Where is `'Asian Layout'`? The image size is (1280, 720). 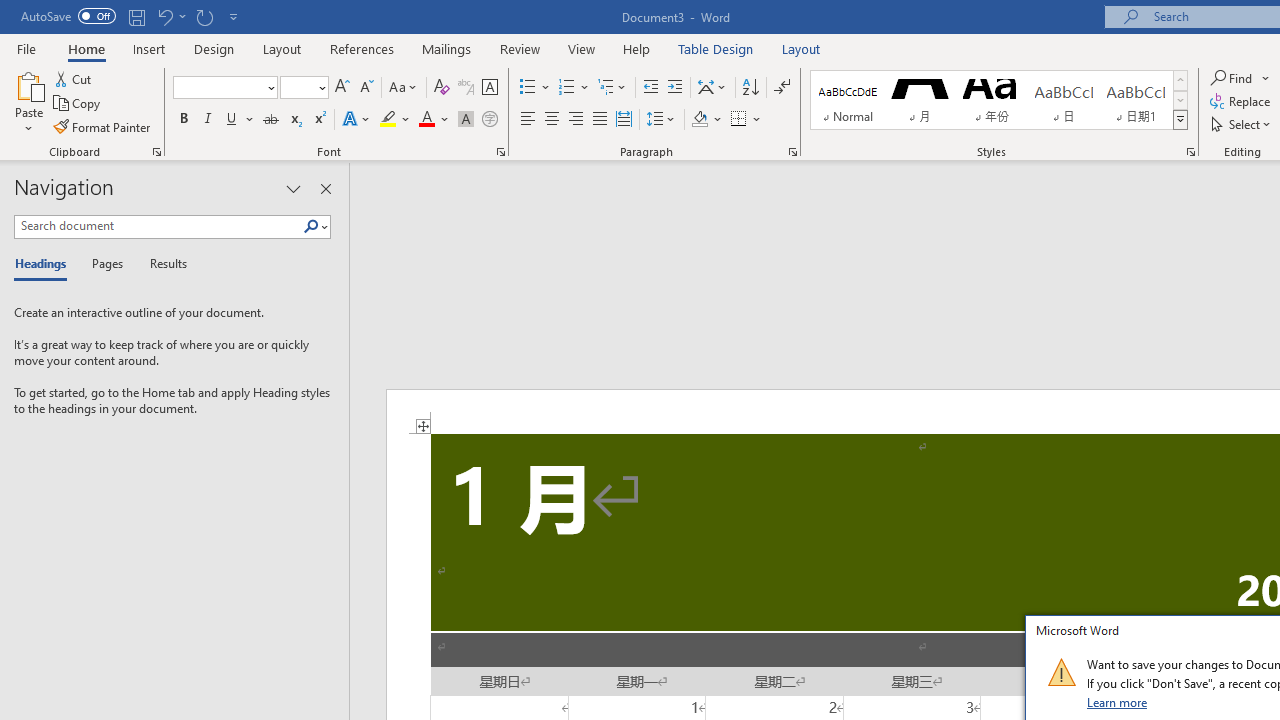
'Asian Layout' is located at coordinates (712, 86).